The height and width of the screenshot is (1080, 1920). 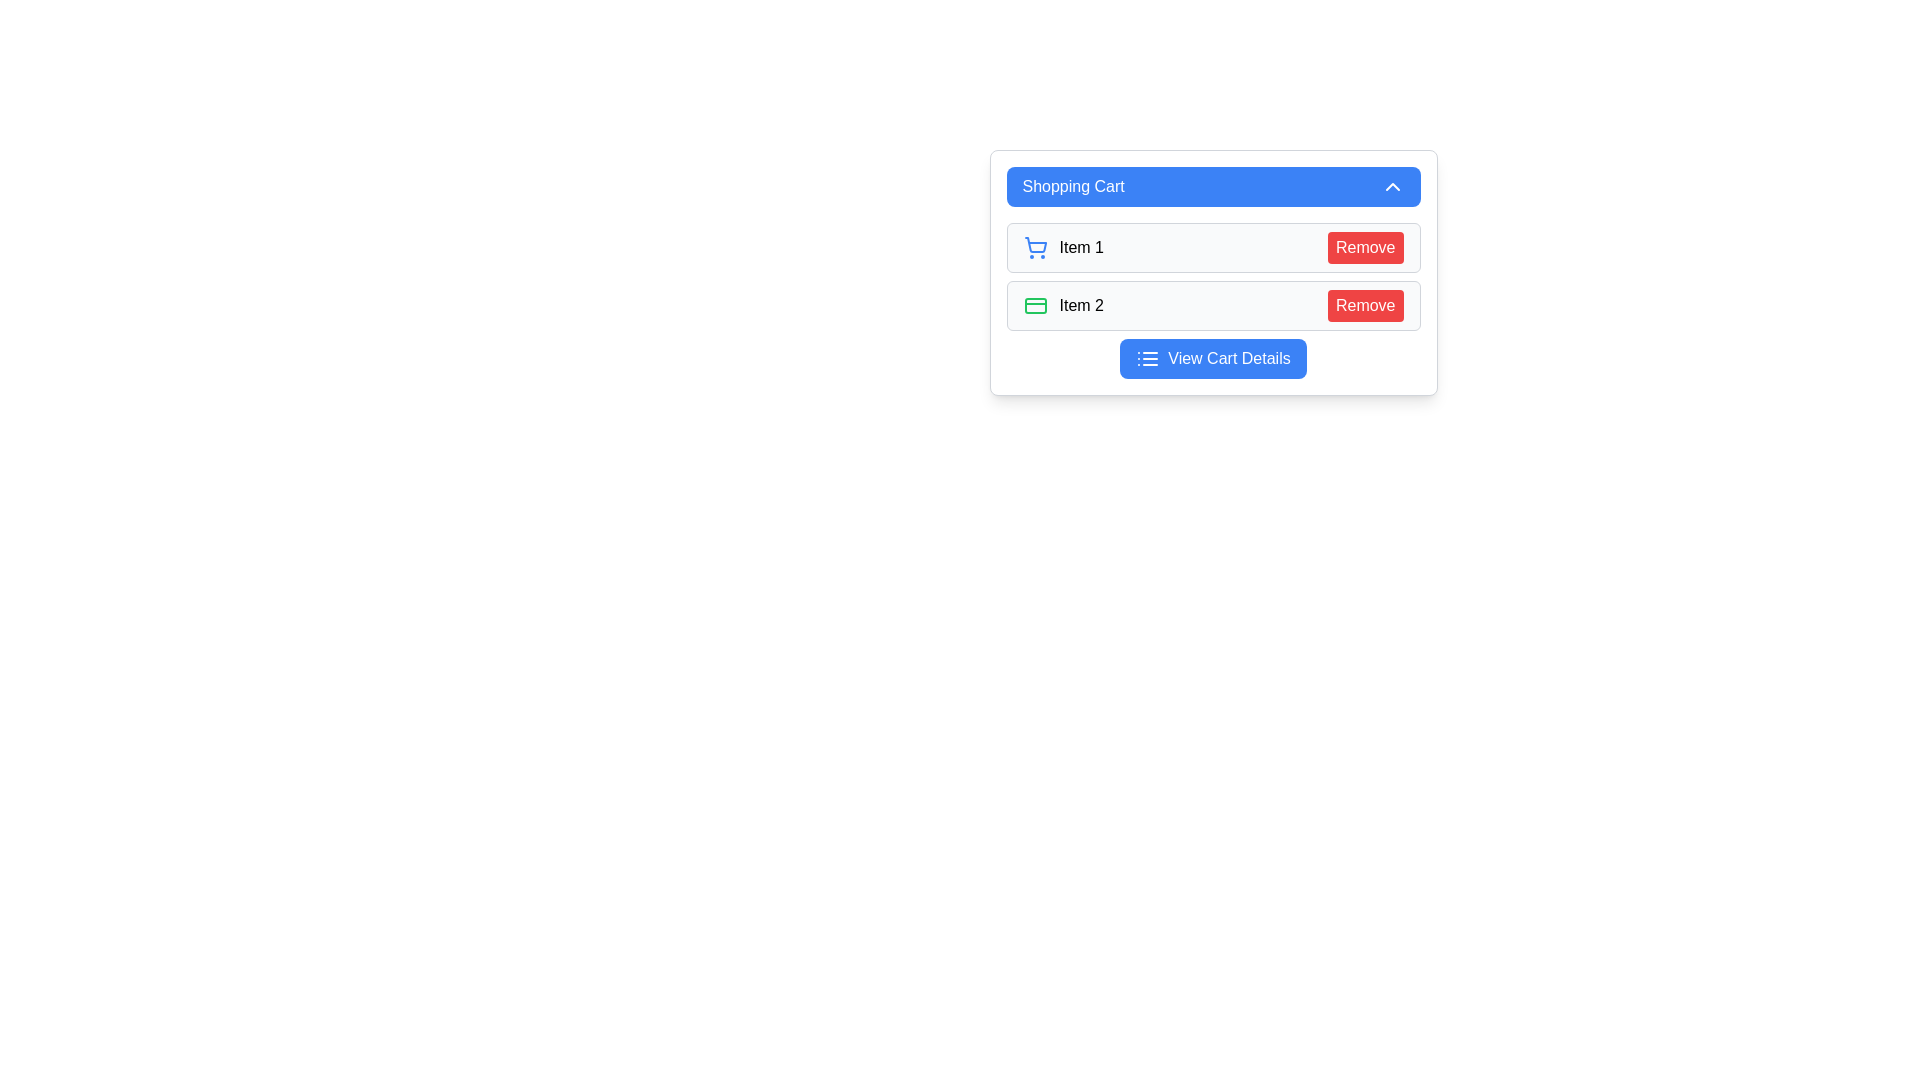 What do you see at coordinates (1072, 186) in the screenshot?
I see `the Text Label that serves as a heading for the collapsible shopping cart section, positioned at the left of the header and preceding a chevron icon` at bounding box center [1072, 186].